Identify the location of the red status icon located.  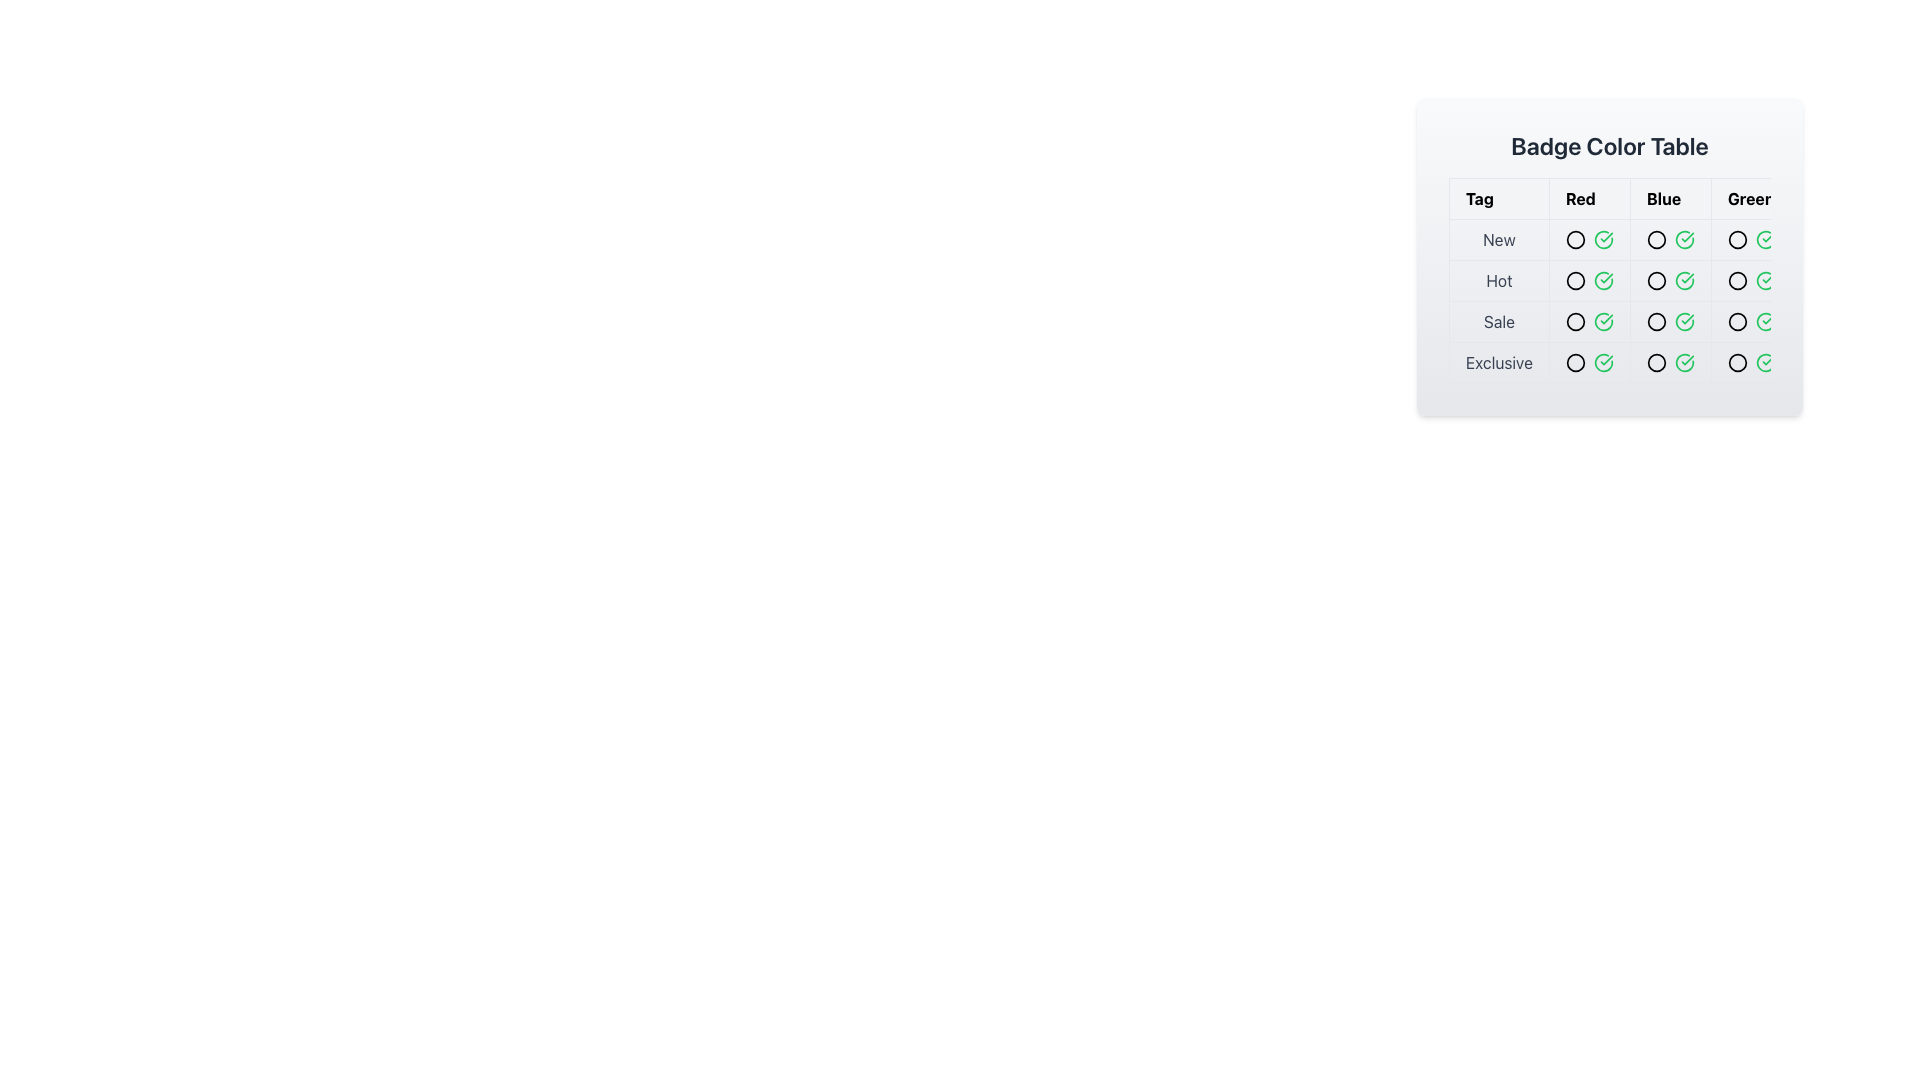
(1574, 320).